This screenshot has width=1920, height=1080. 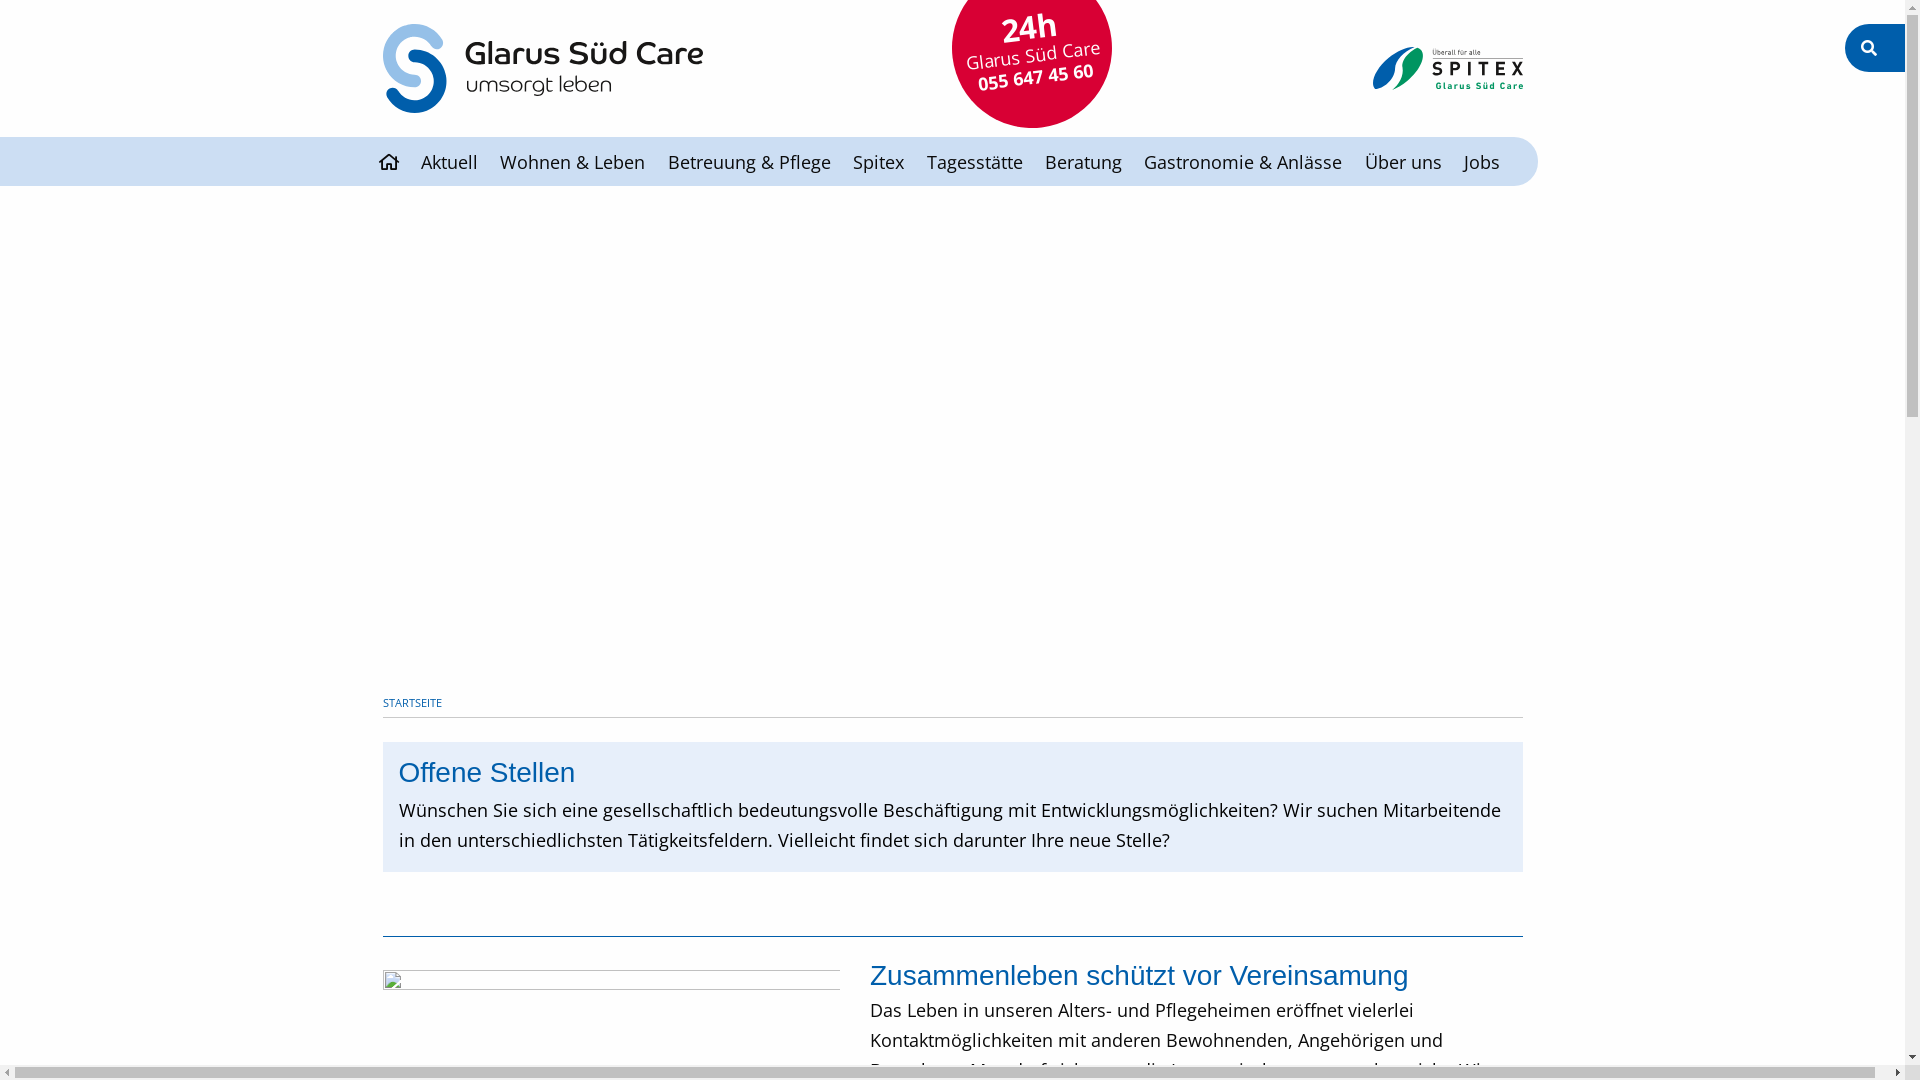 What do you see at coordinates (448, 160) in the screenshot?
I see `'Aktuell'` at bounding box center [448, 160].